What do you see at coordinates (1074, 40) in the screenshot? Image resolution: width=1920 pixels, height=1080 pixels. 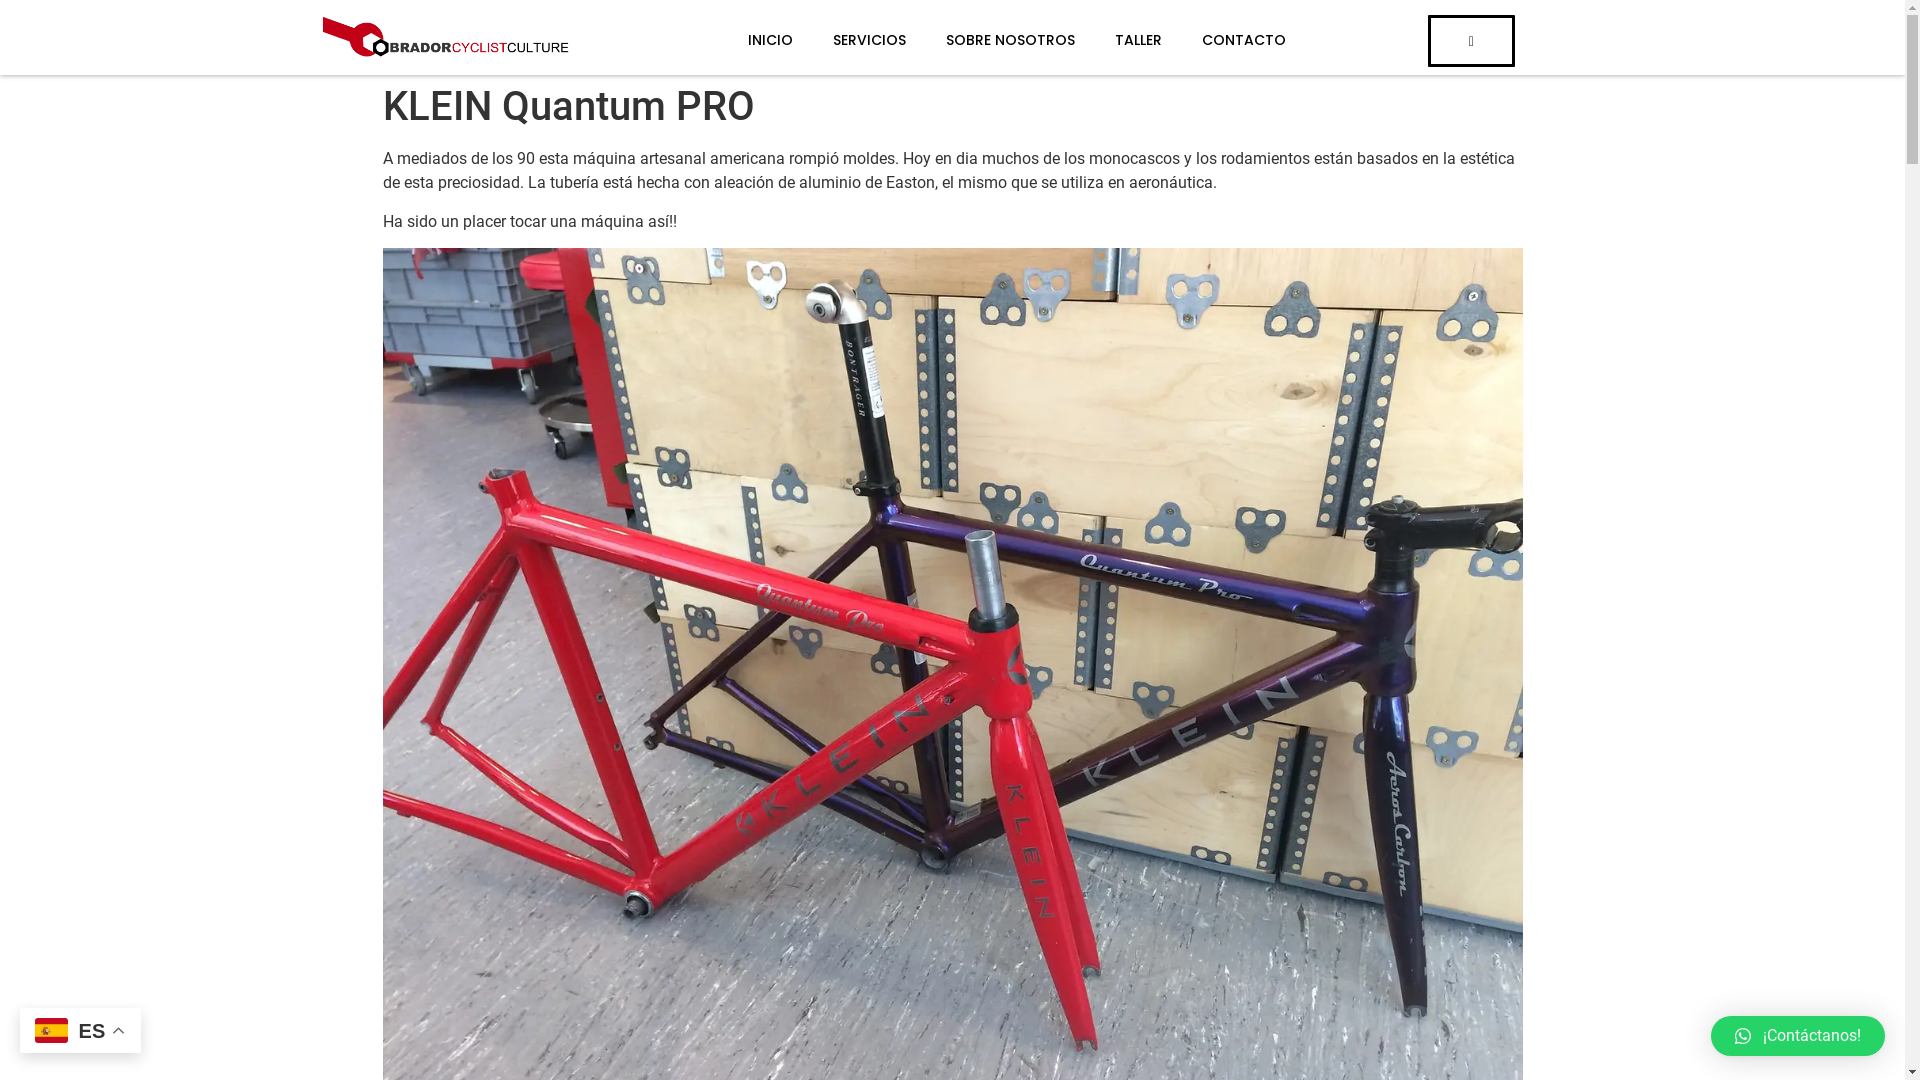 I see `'TALLER'` at bounding box center [1074, 40].